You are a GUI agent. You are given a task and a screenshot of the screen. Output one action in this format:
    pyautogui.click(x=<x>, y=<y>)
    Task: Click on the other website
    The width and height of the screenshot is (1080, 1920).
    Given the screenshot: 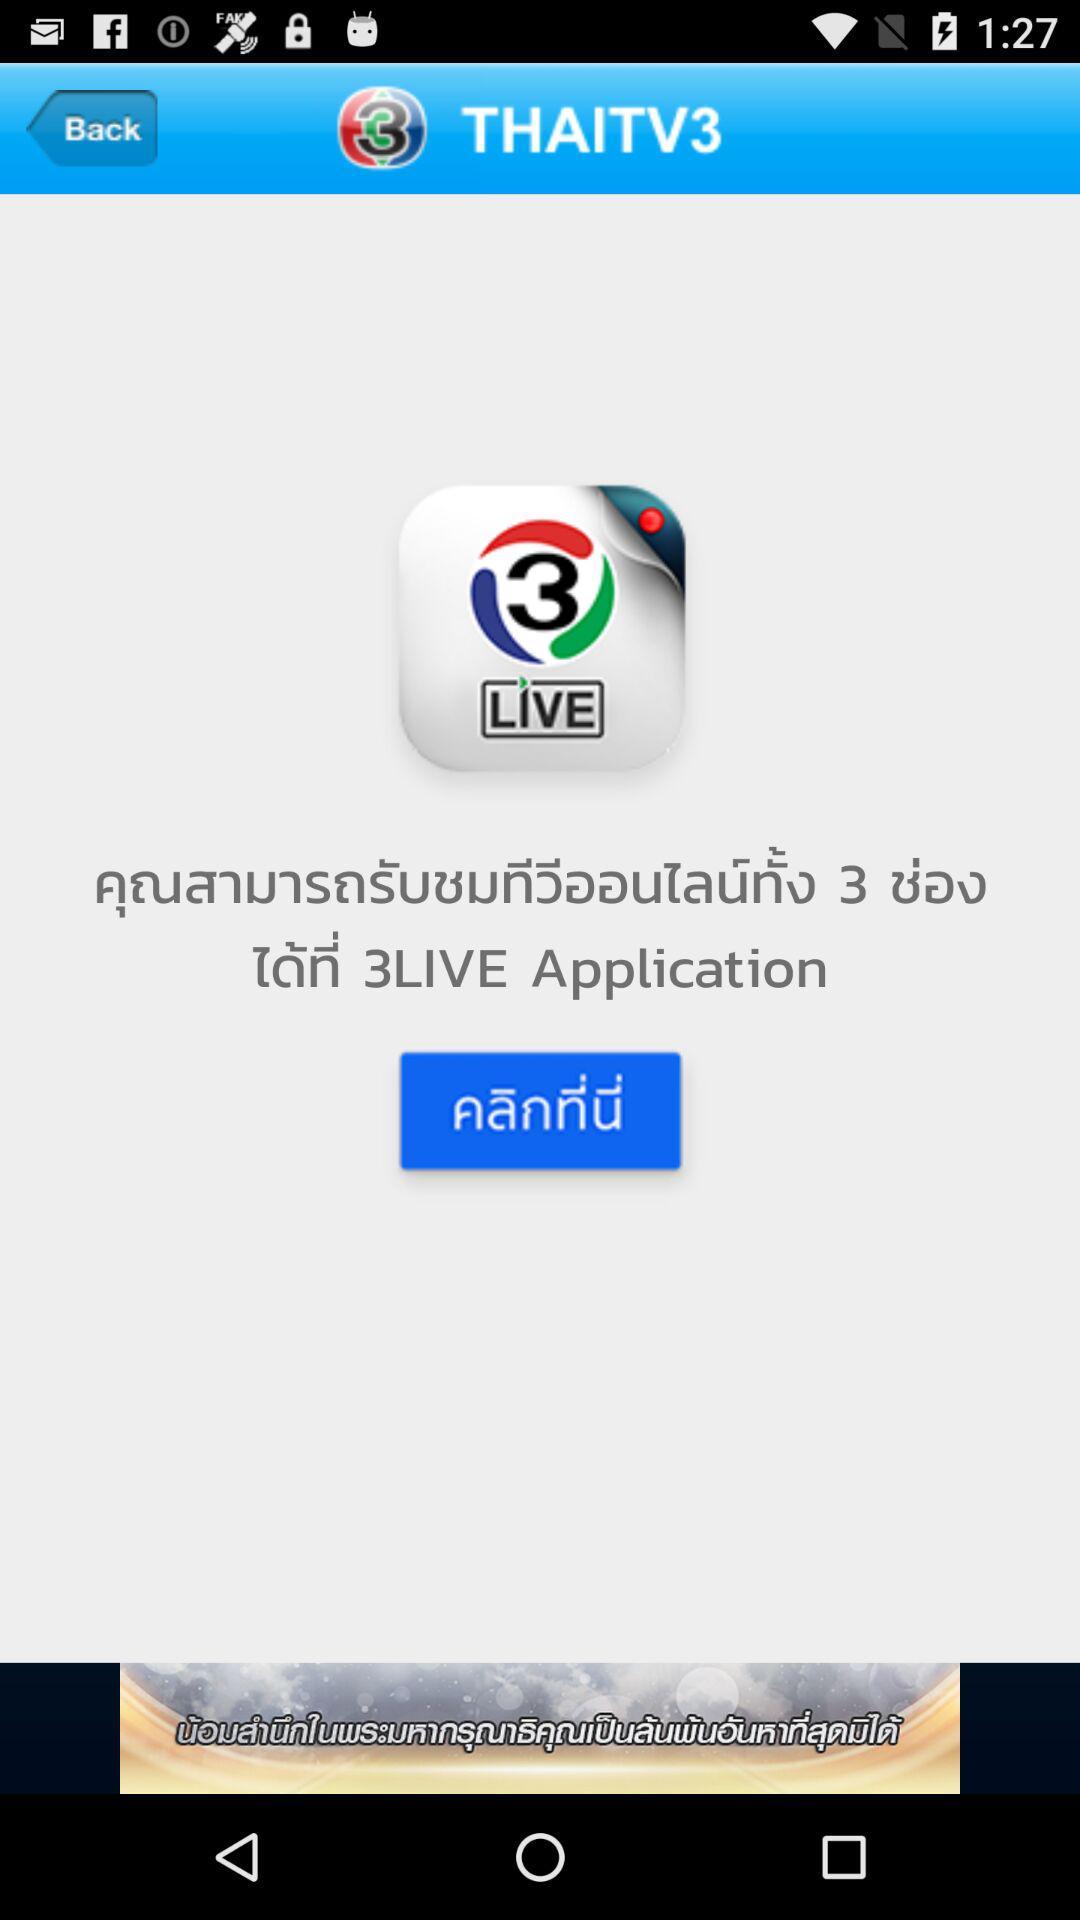 What is the action you would take?
    pyautogui.click(x=540, y=1727)
    